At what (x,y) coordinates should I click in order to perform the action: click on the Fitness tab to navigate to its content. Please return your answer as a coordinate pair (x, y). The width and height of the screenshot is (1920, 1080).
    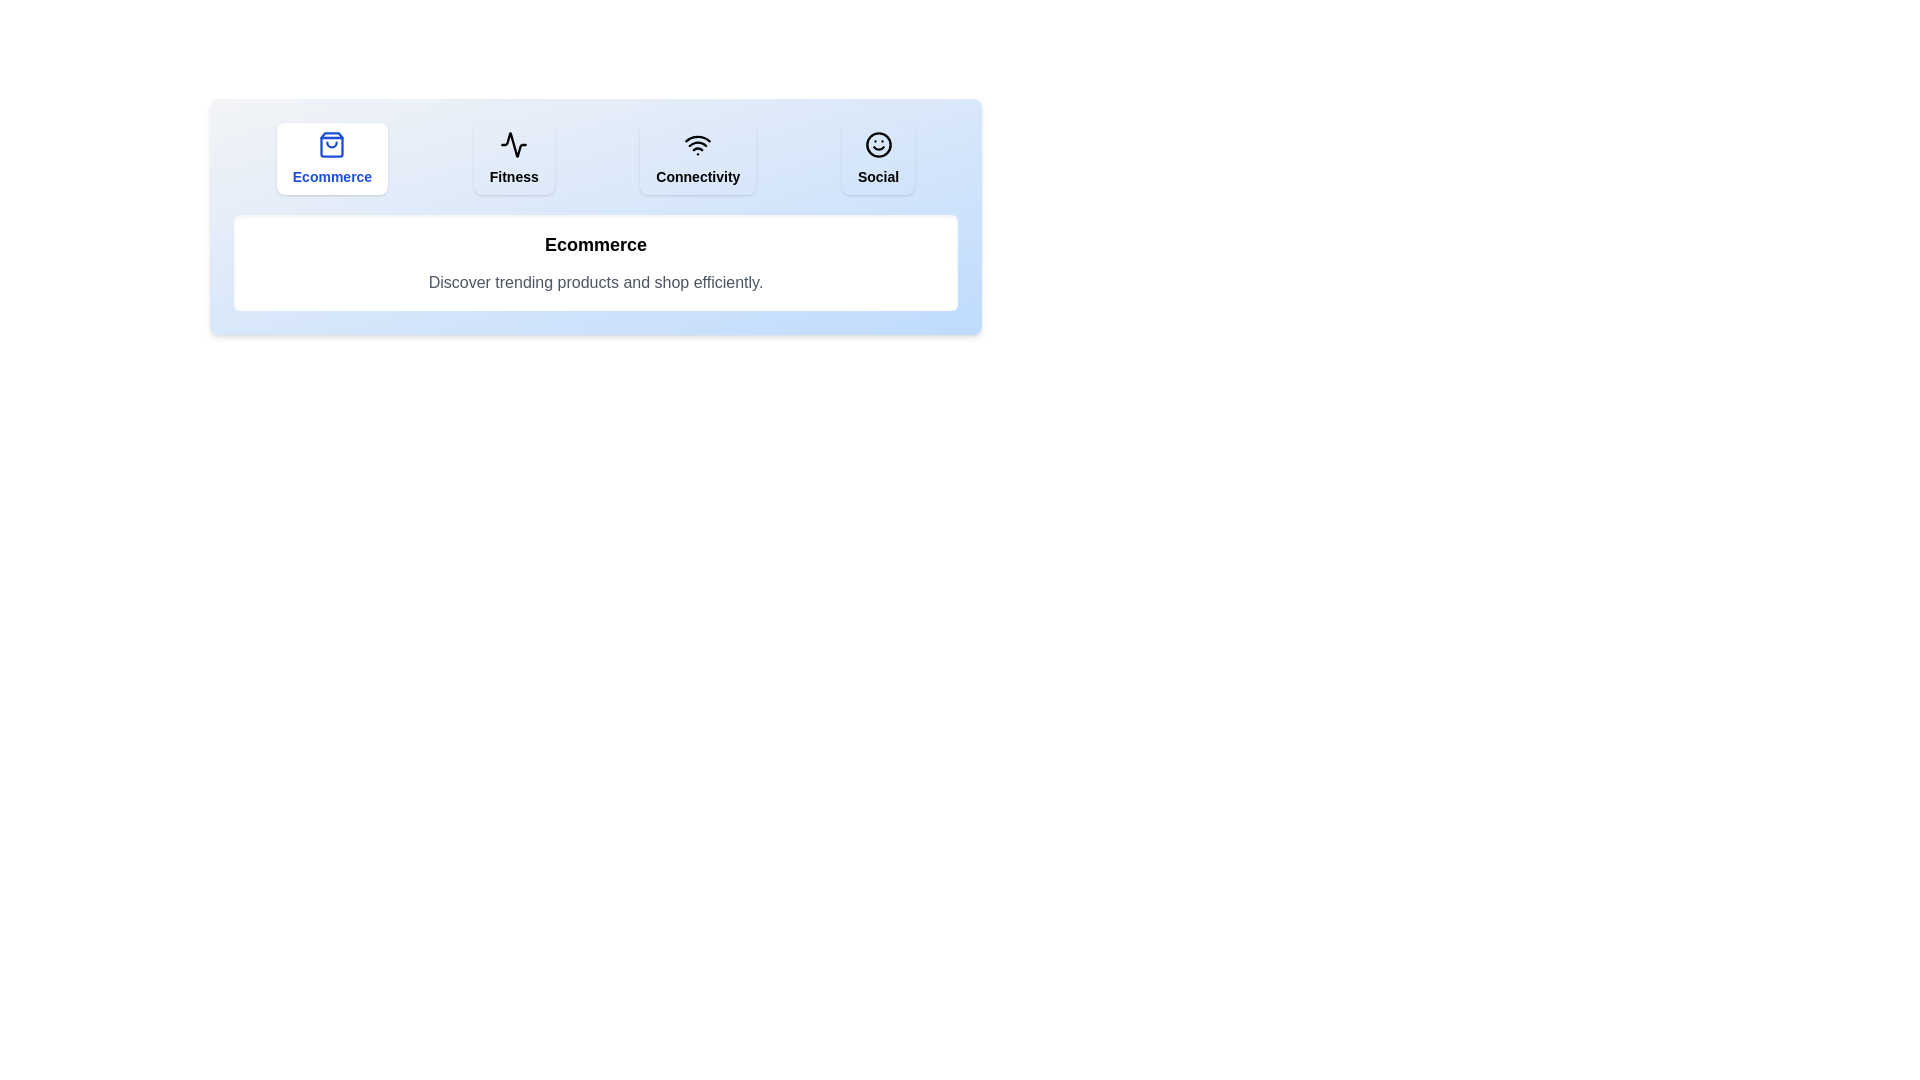
    Looking at the image, I should click on (513, 157).